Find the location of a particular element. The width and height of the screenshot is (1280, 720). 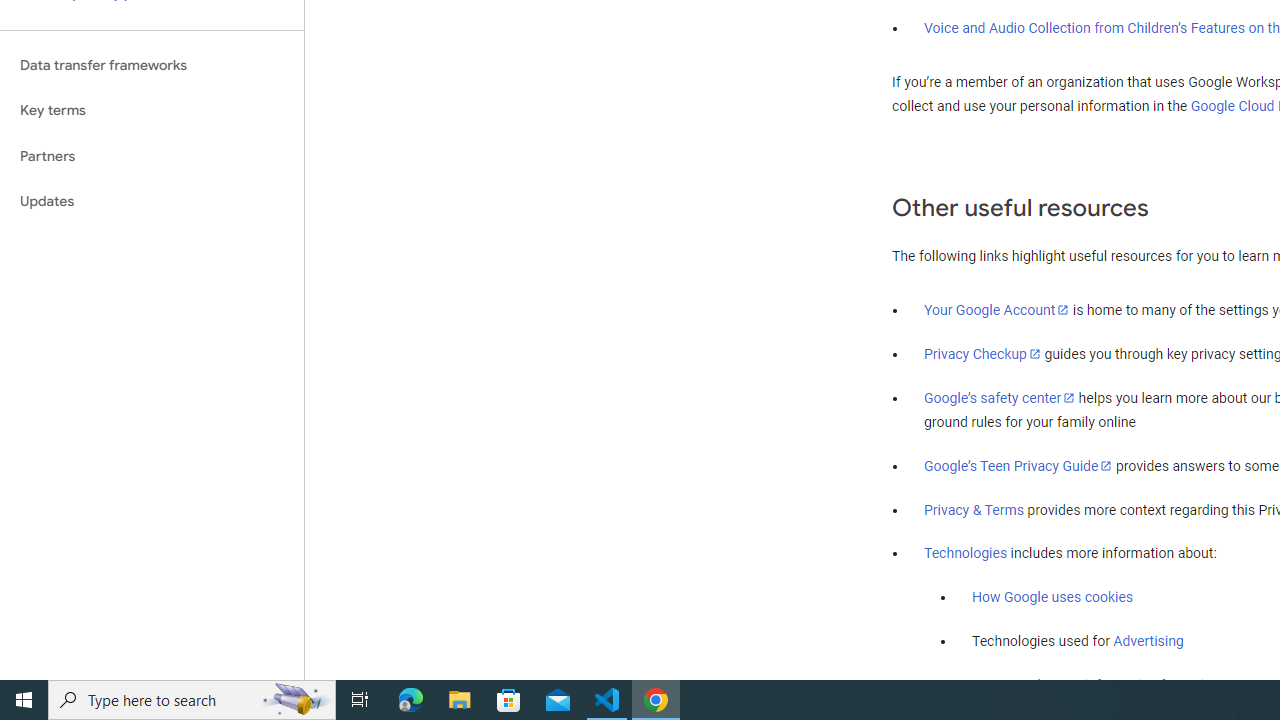

'Privacy & Terms' is located at coordinates (974, 509).